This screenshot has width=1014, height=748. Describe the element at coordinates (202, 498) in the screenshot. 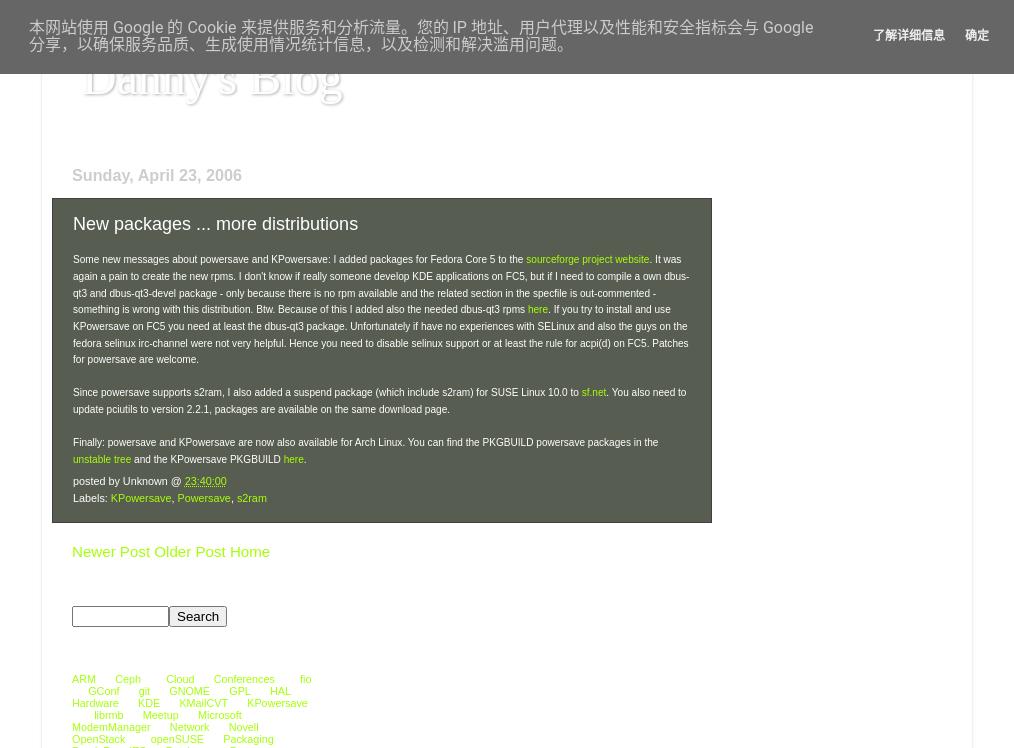

I see `'Powersave'` at that location.